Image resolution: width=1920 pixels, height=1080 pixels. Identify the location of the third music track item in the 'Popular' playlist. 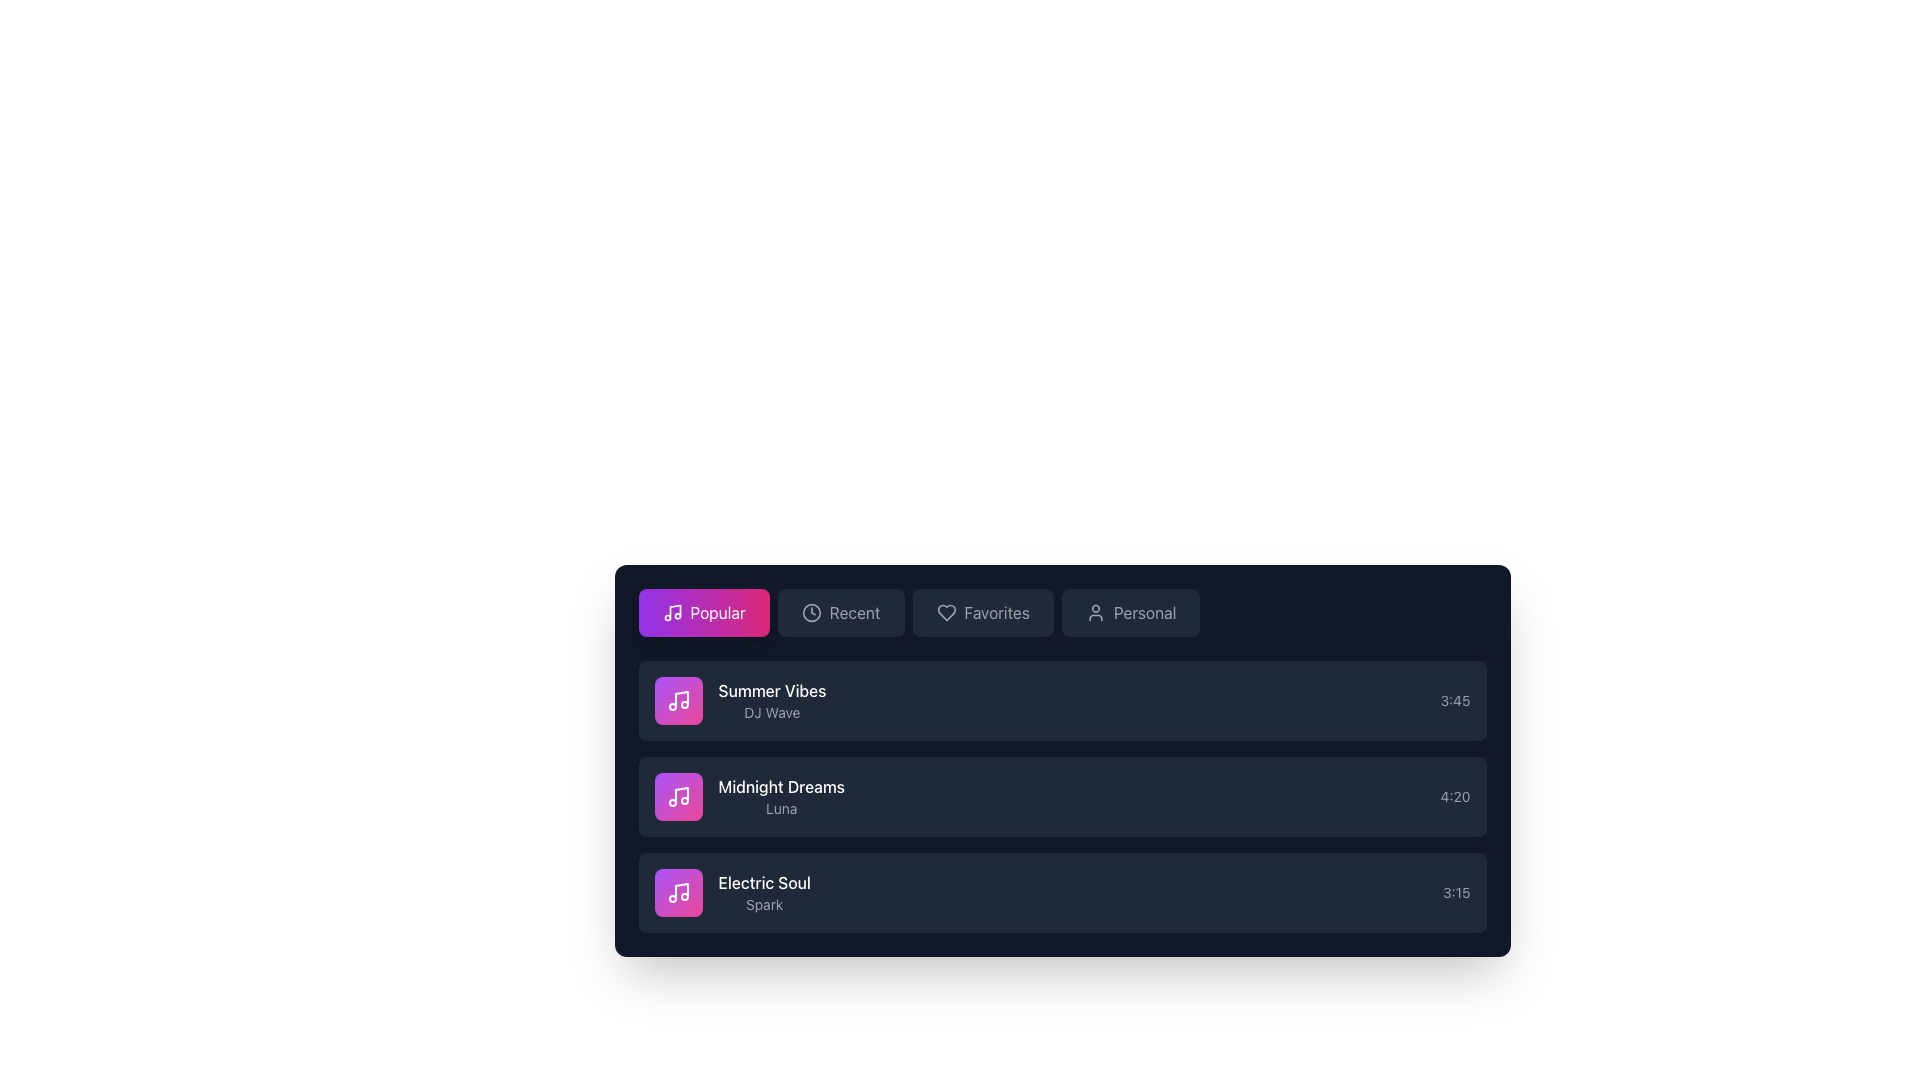
(731, 892).